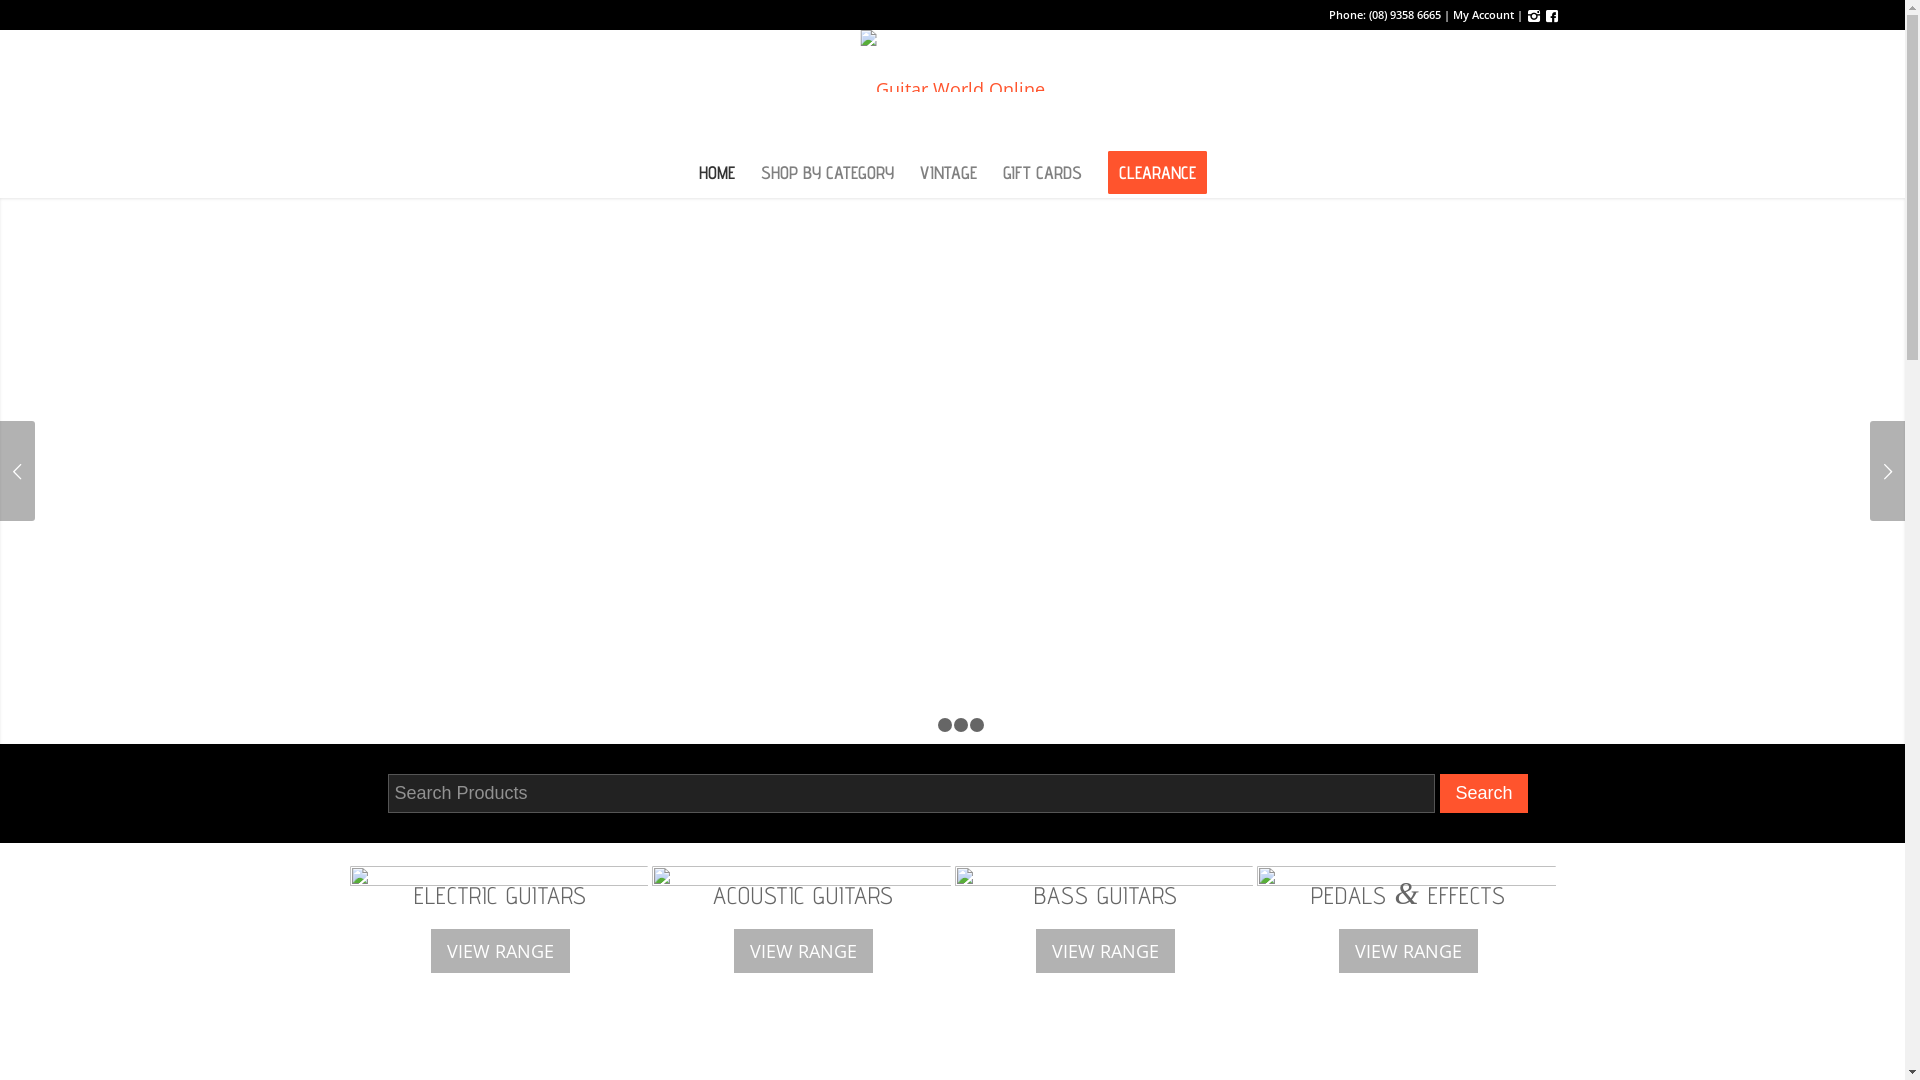  I want to click on 'GIFT CARDS', so click(1041, 172).